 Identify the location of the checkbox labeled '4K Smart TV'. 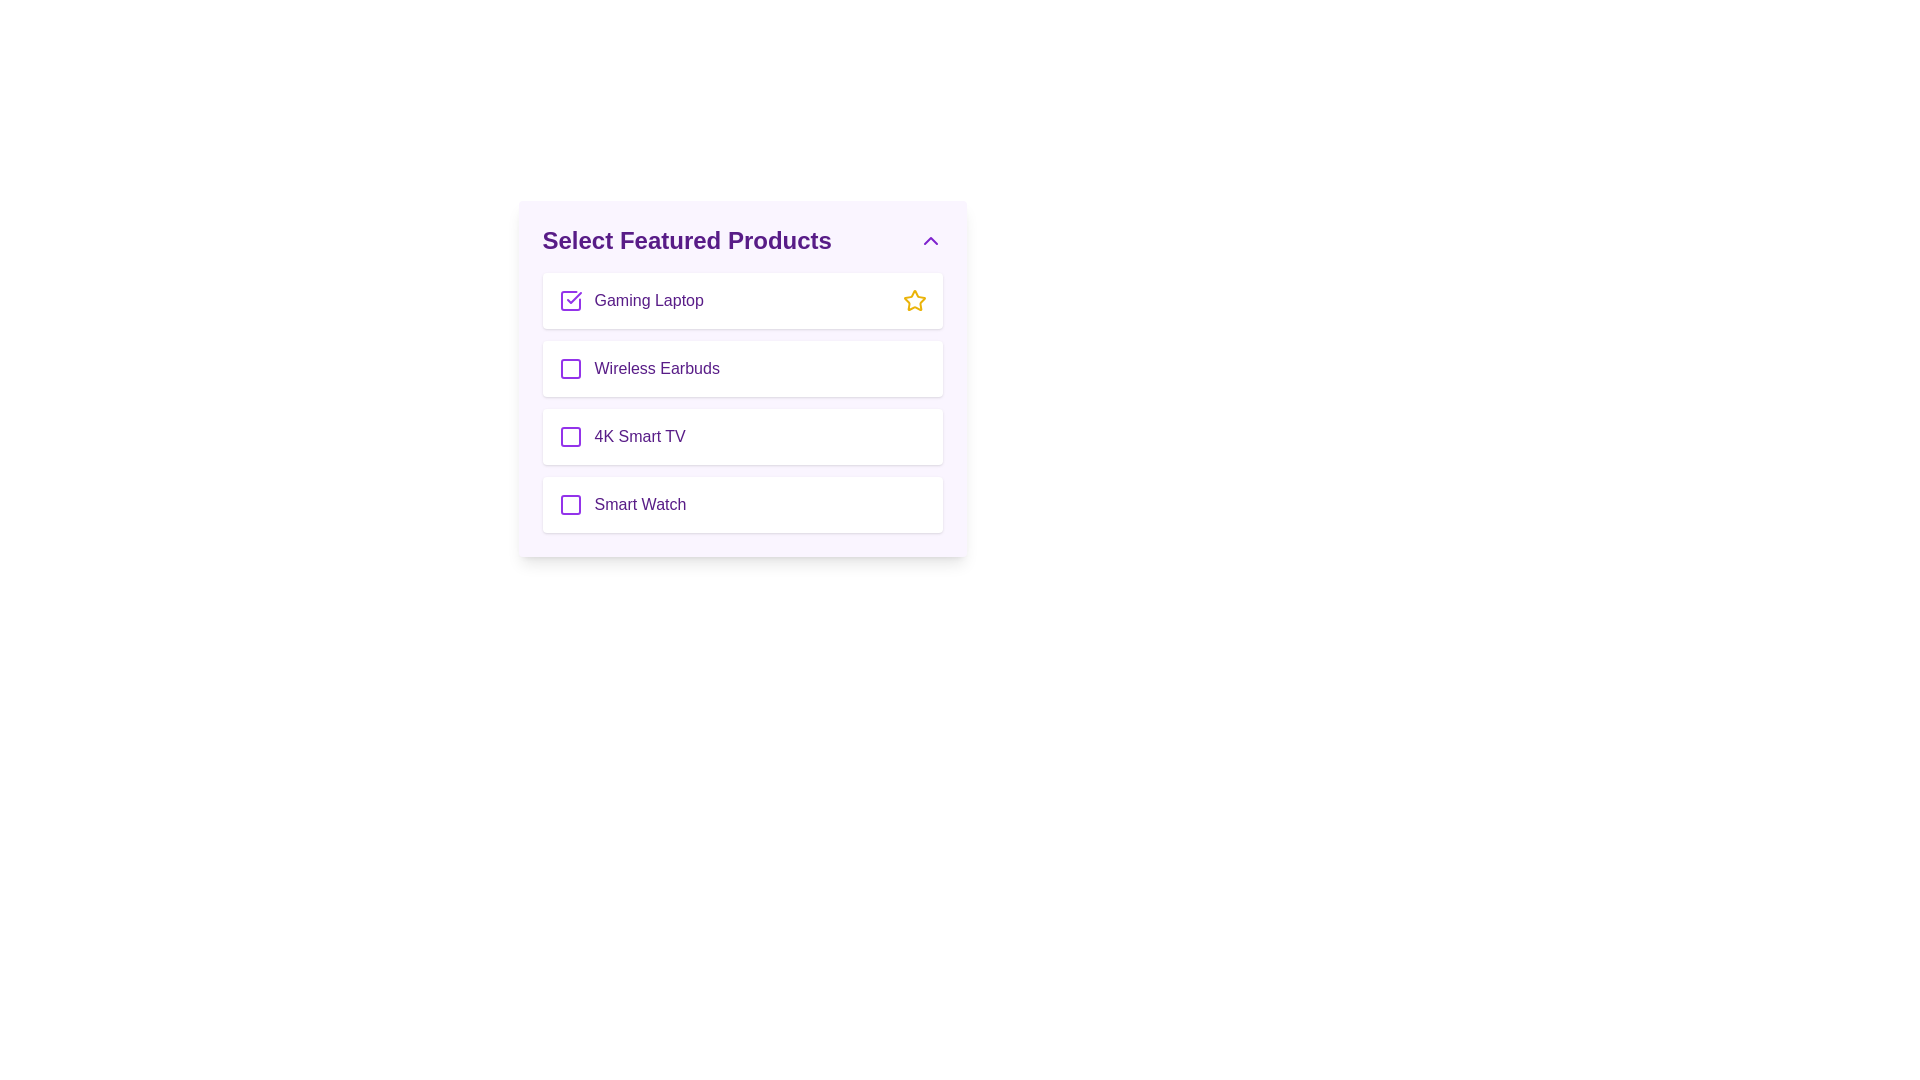
(741, 435).